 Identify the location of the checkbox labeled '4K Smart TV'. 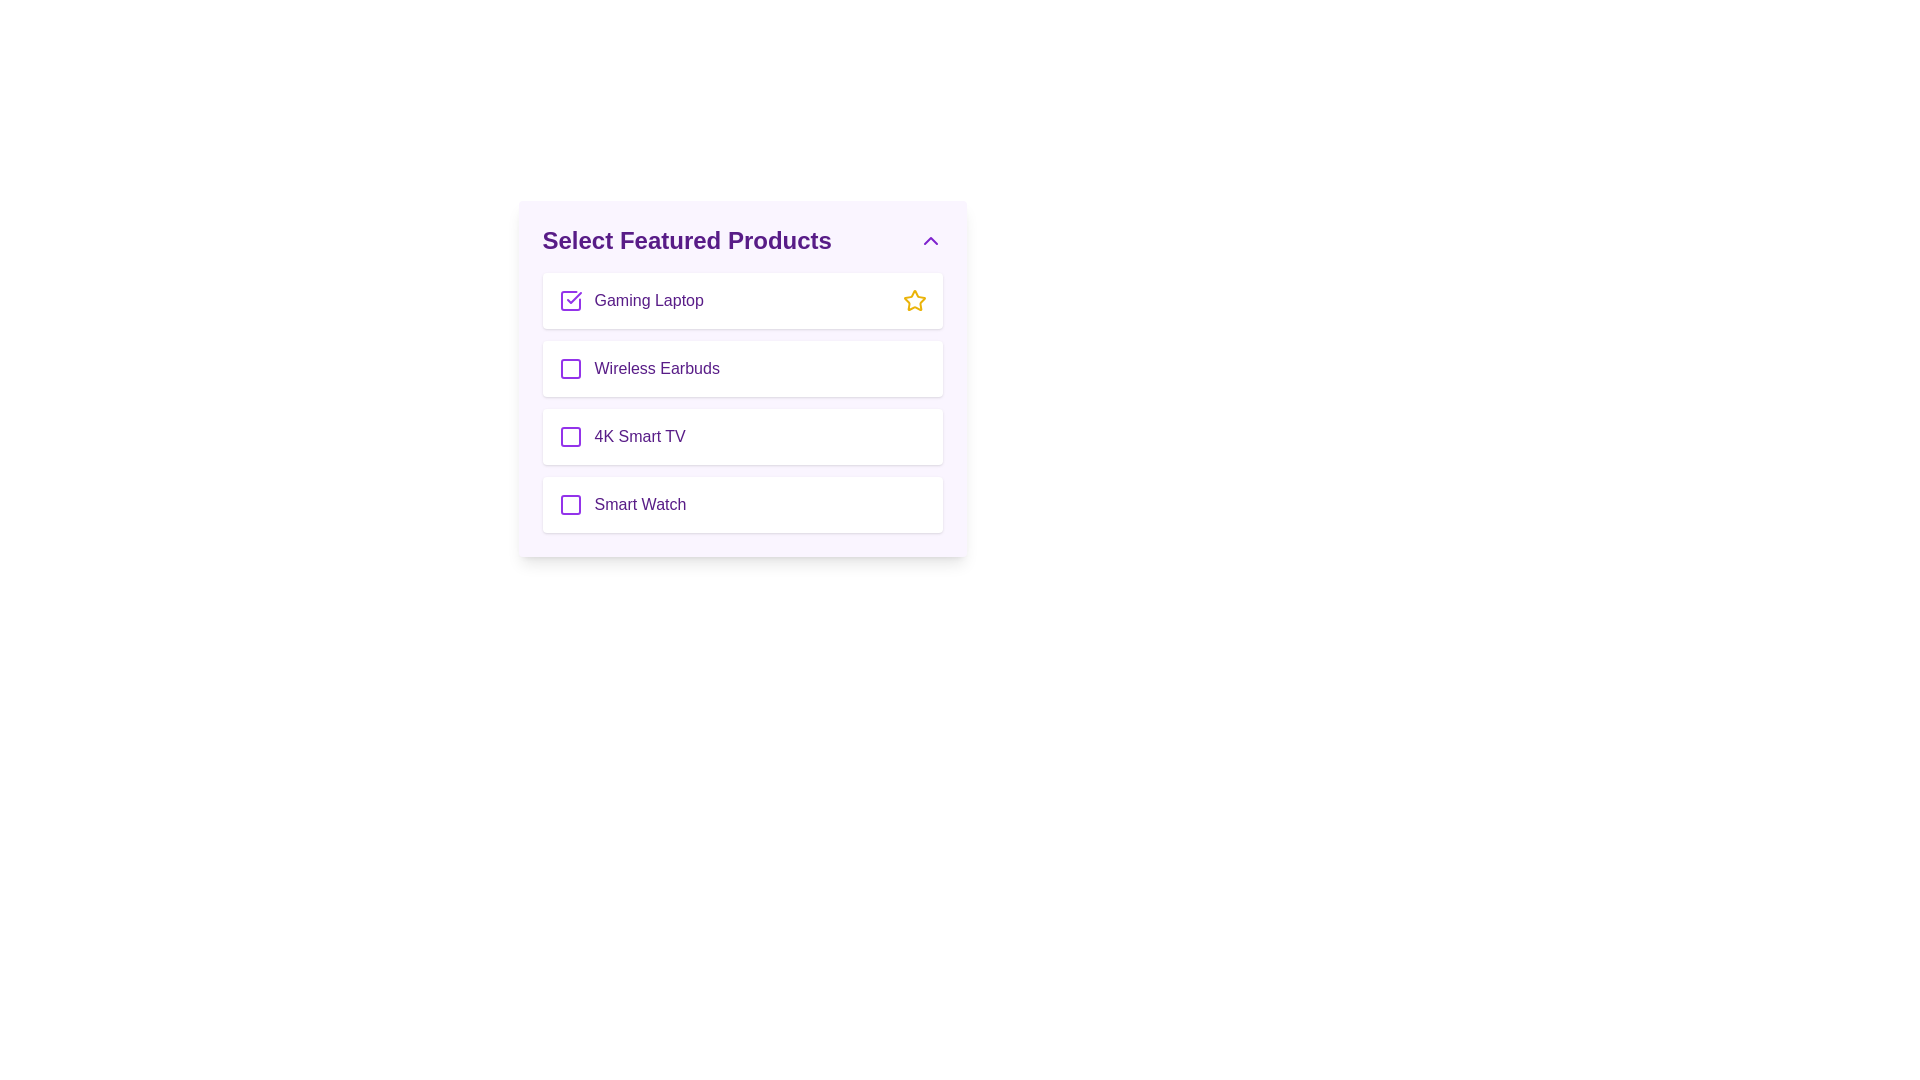
(741, 435).